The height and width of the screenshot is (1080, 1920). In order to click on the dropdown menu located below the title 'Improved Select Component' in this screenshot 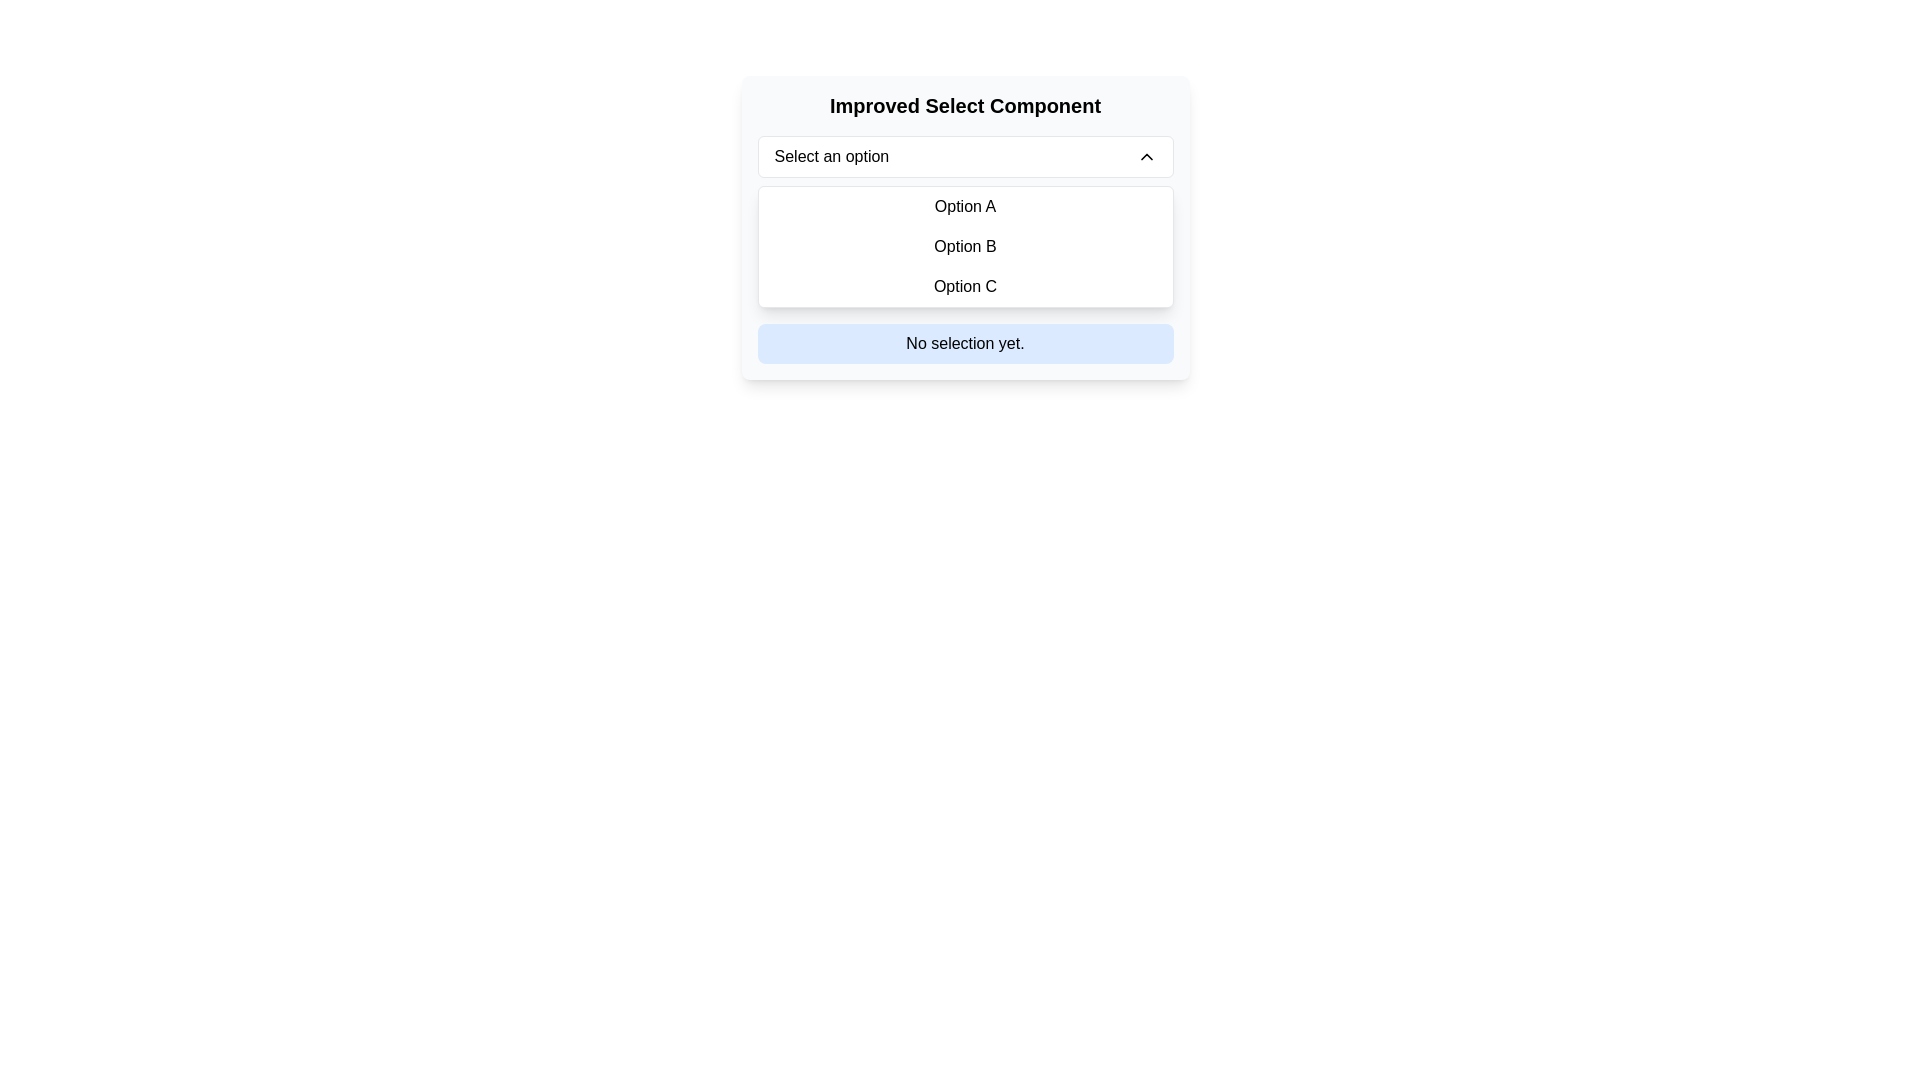, I will do `click(965, 222)`.